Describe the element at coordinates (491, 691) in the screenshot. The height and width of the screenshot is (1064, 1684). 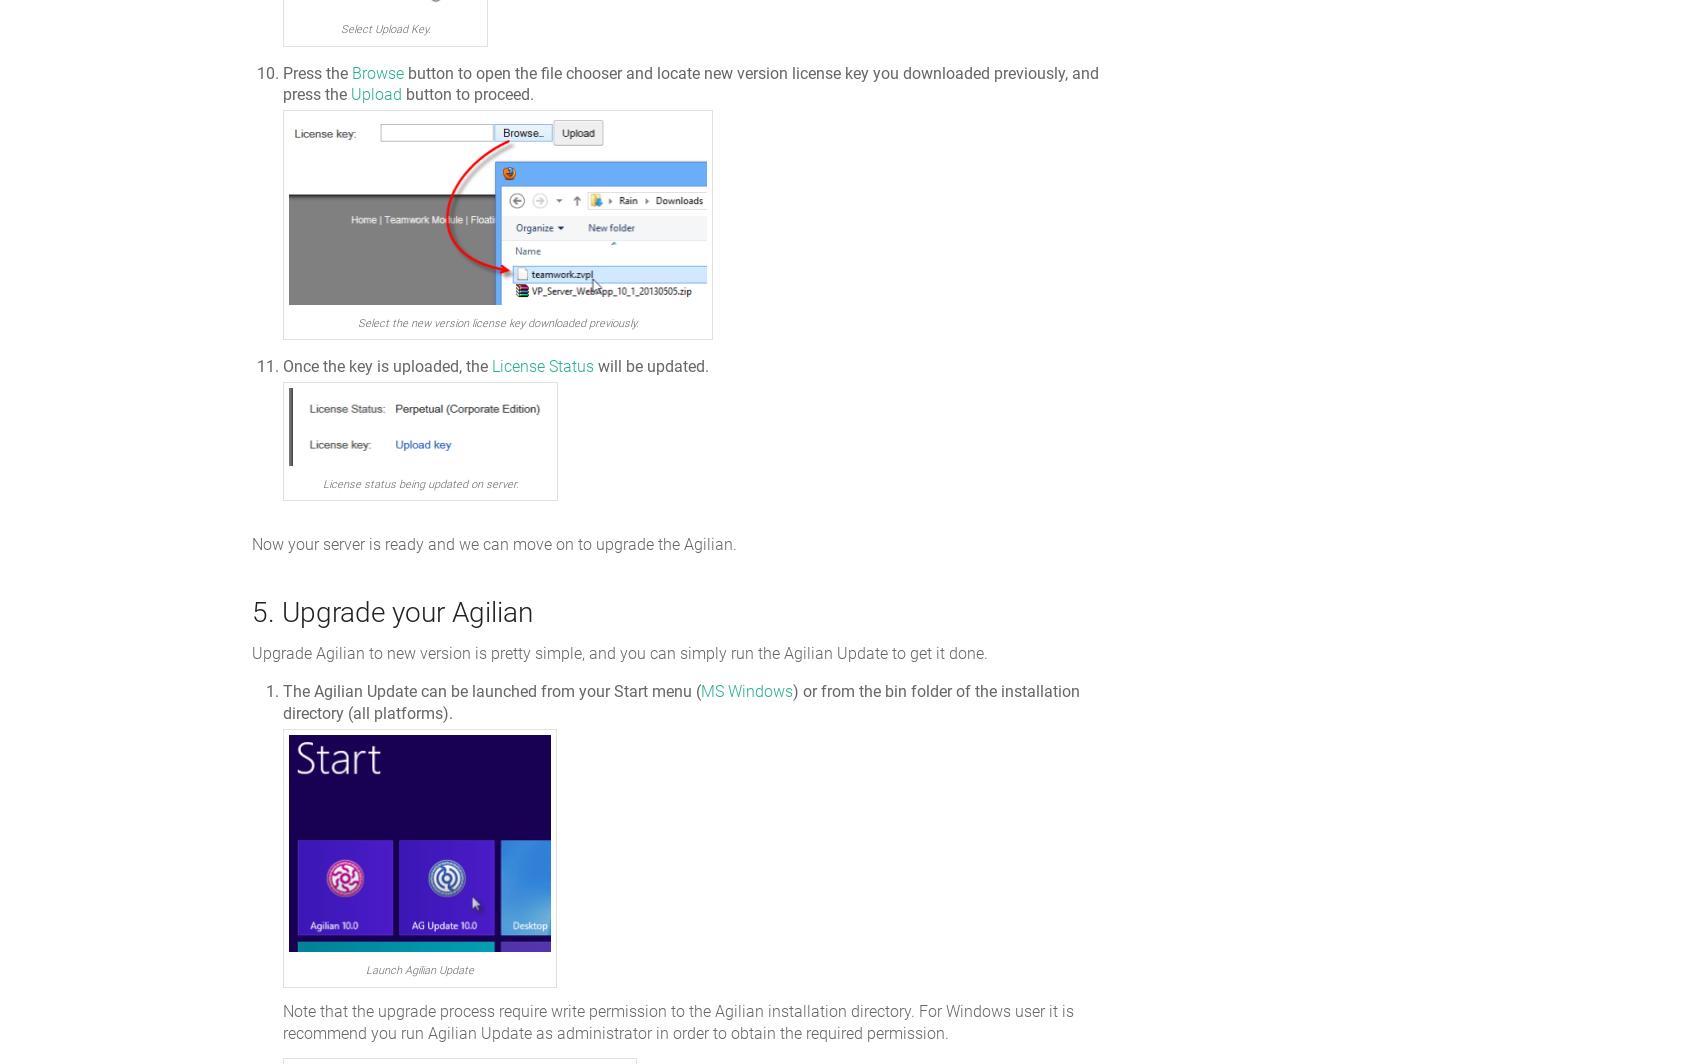
I see `'The Agilian Update can be launched from your Start menu ('` at that location.